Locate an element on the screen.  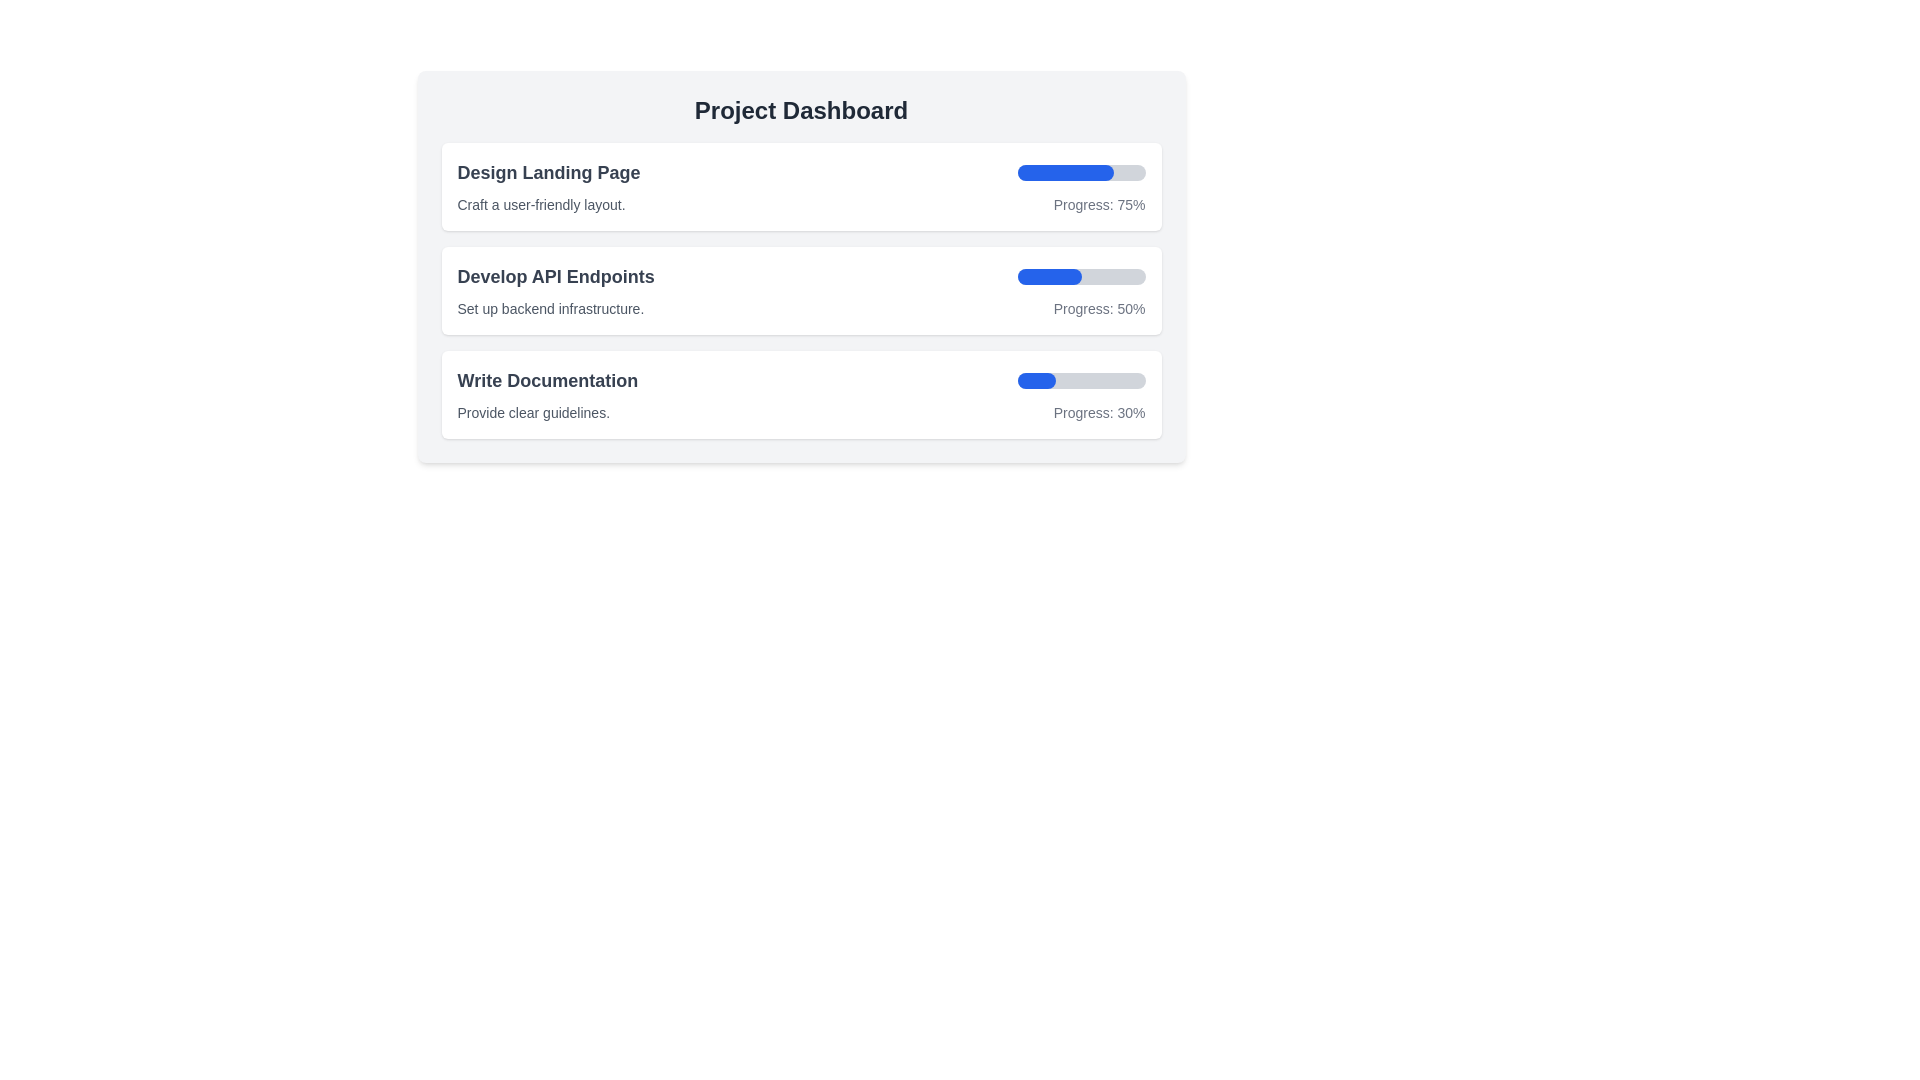
the visual representation of the progress bar indicating that 75% of the task 'Design Landing Page' is complete, located below the 'Design Landing Page' section in the 'Project Dashboard' interface is located at coordinates (1064, 172).